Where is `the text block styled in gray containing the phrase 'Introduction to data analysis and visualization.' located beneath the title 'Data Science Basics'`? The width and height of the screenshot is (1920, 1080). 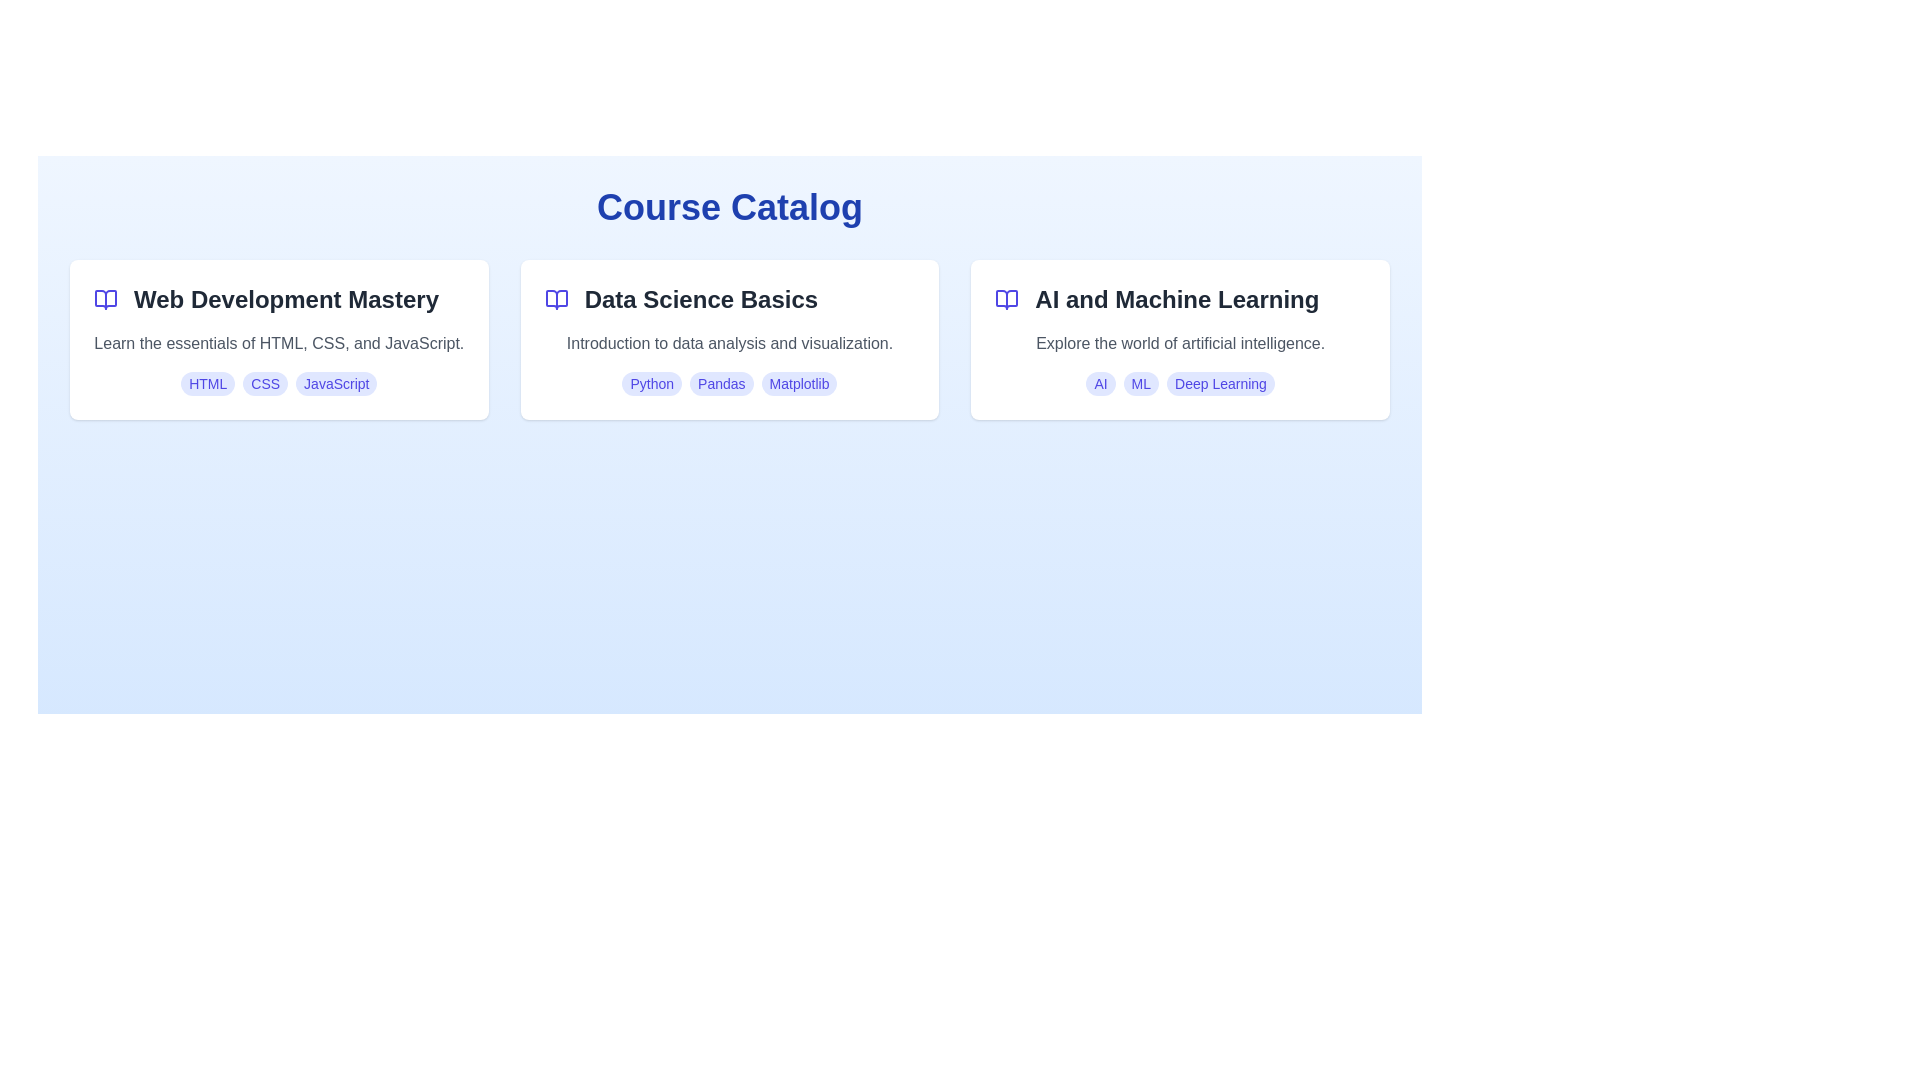 the text block styled in gray containing the phrase 'Introduction to data analysis and visualization.' located beneath the title 'Data Science Basics' is located at coordinates (728, 342).